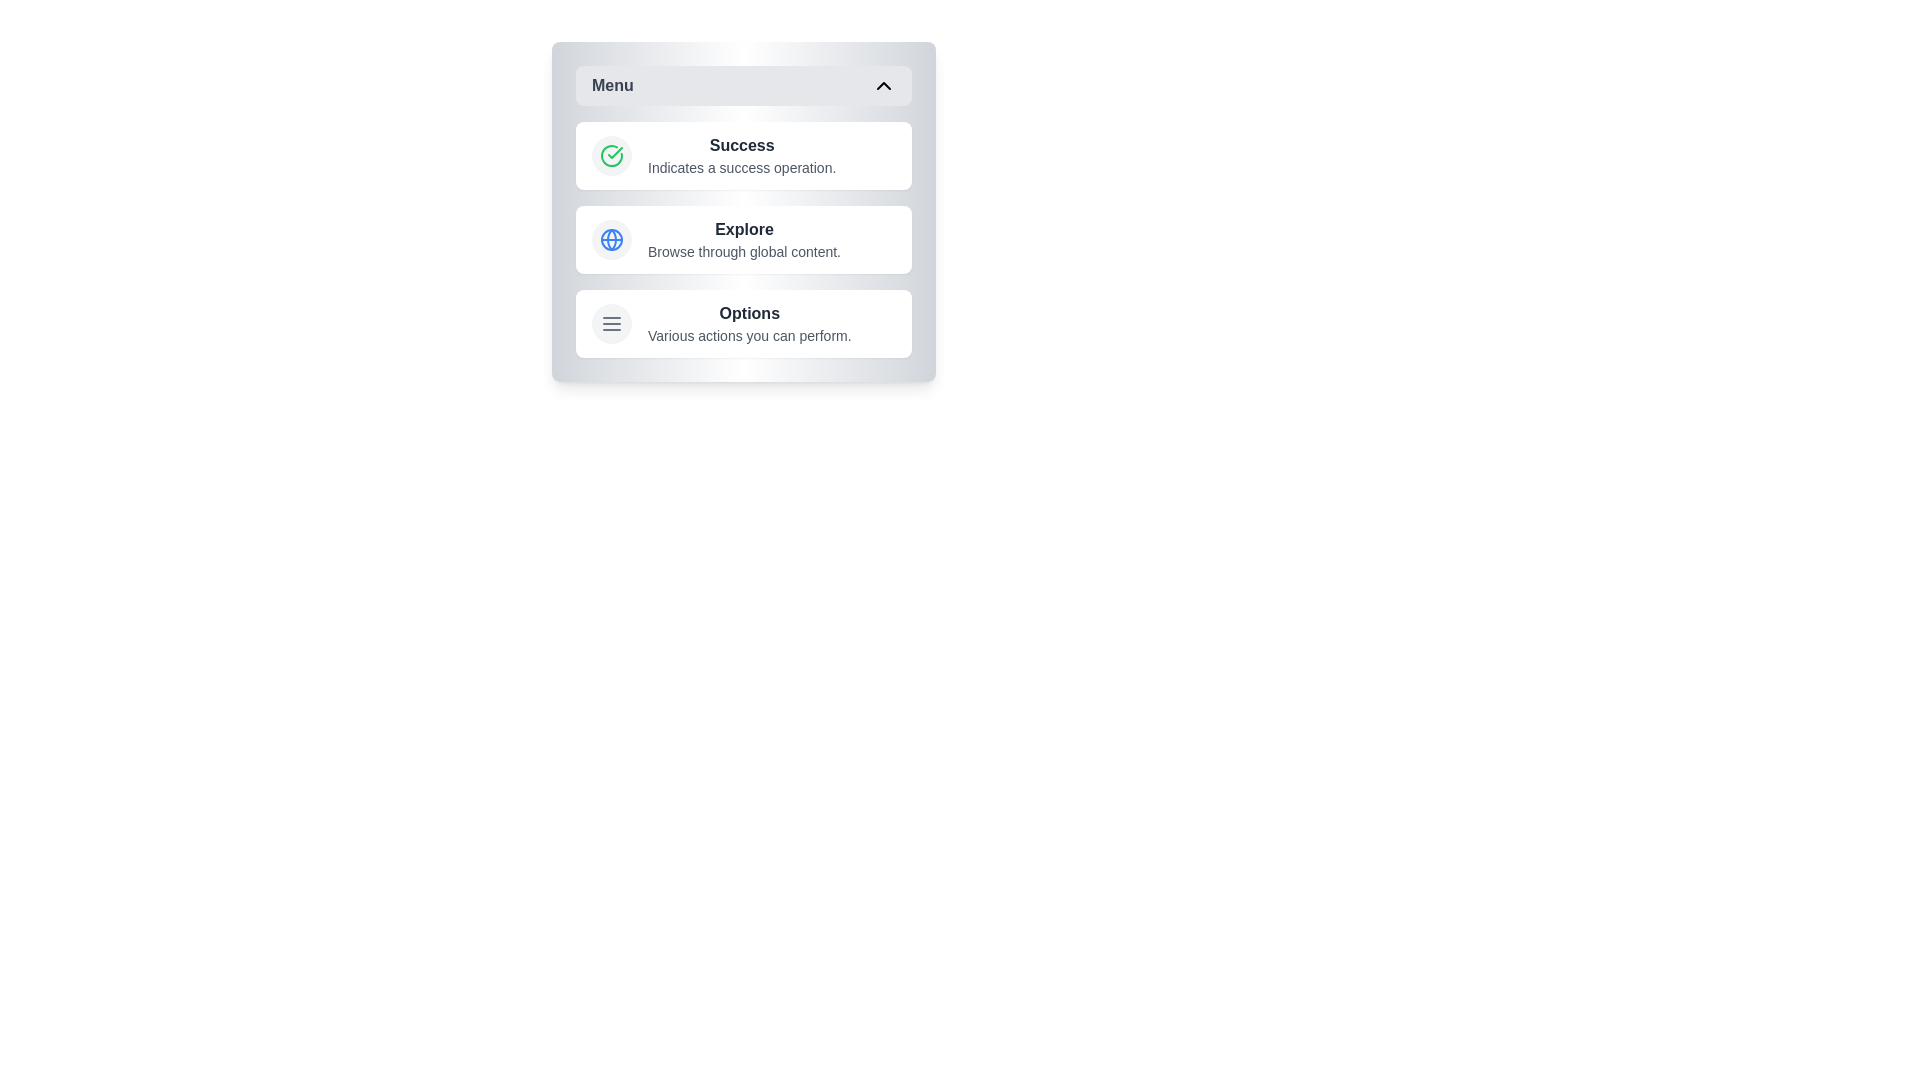 The width and height of the screenshot is (1920, 1080). What do you see at coordinates (743, 238) in the screenshot?
I see `the menu item labeled Explore to view its hover effect` at bounding box center [743, 238].